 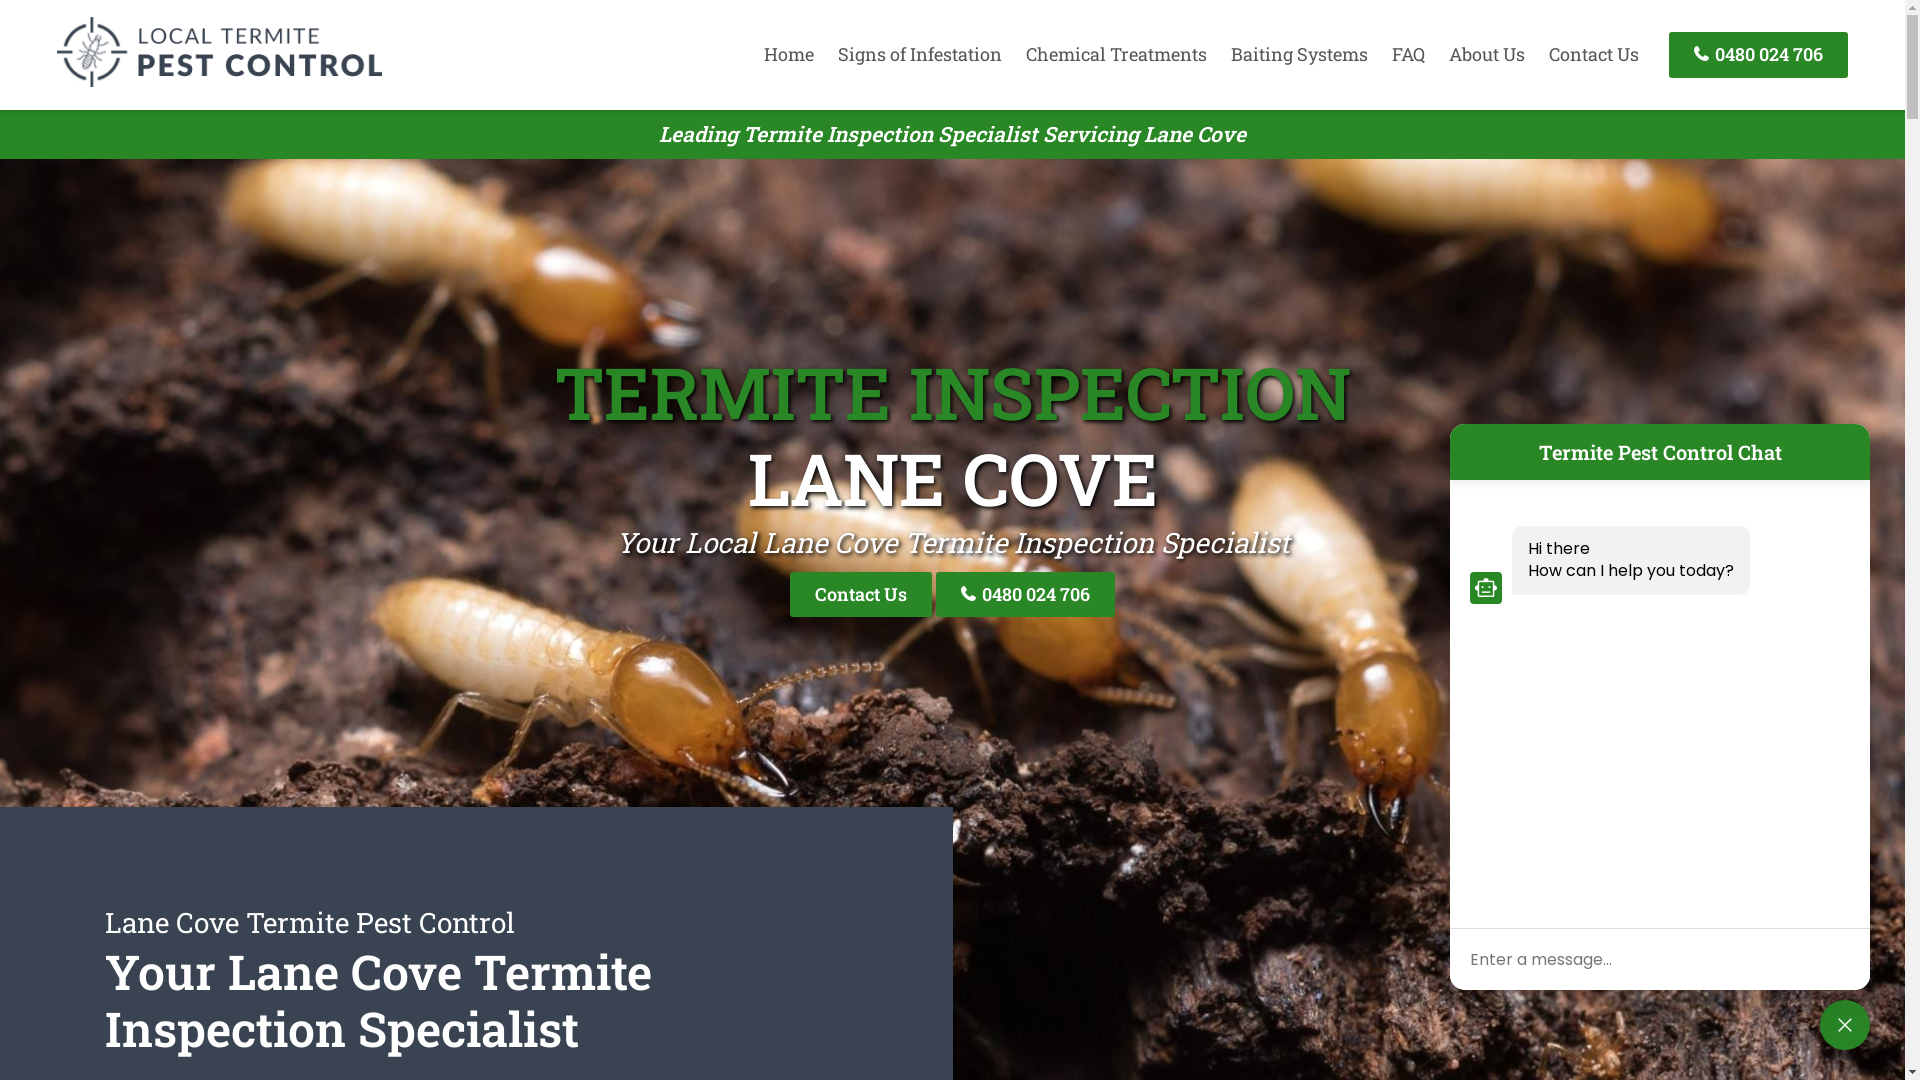 I want to click on 'Contact Us', so click(x=1592, y=53).